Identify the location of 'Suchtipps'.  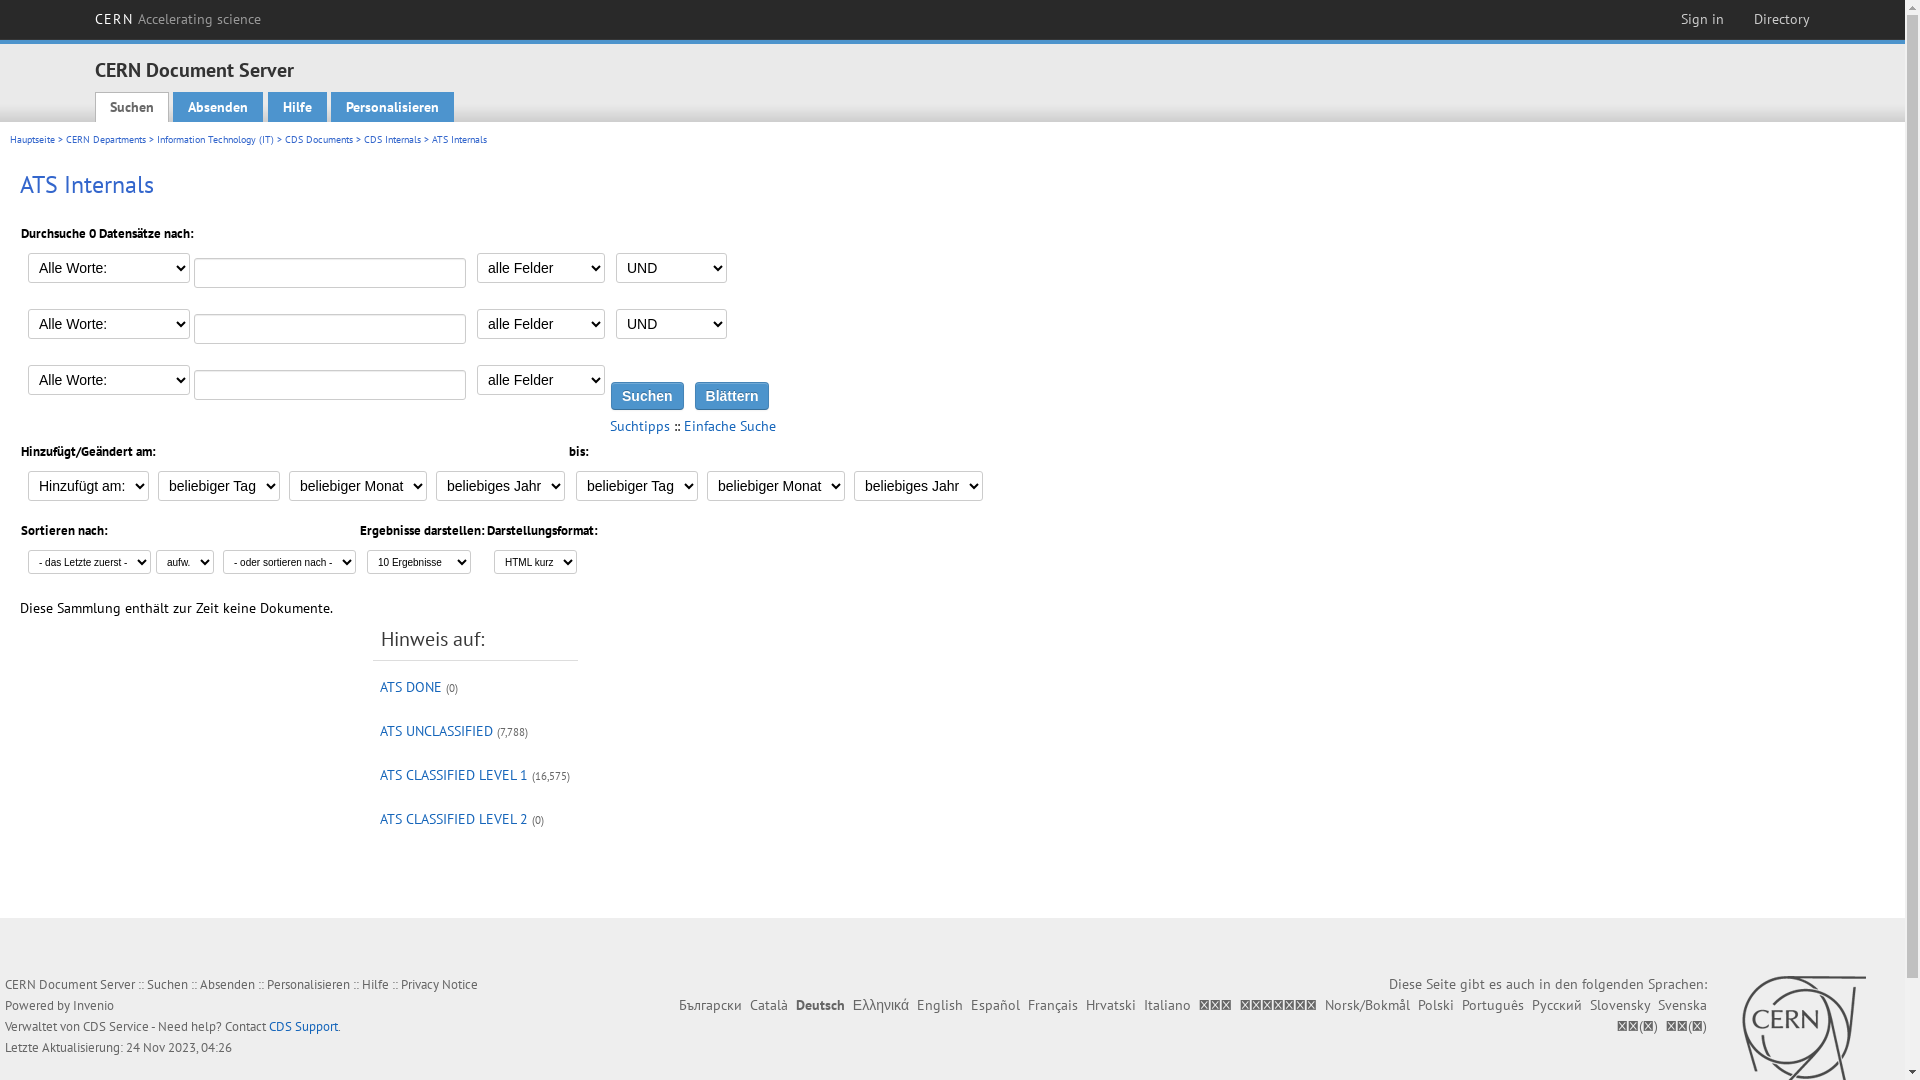
(638, 424).